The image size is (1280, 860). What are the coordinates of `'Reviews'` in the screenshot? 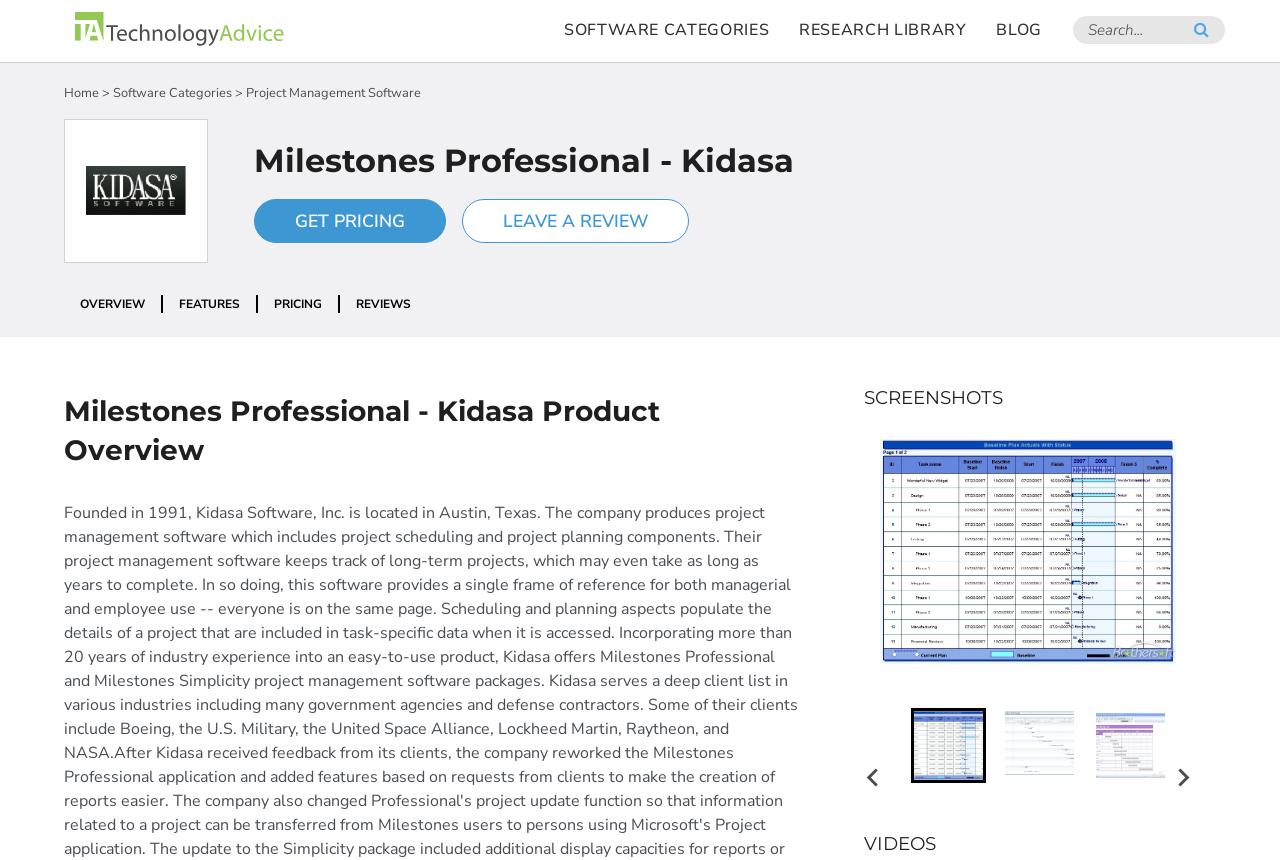 It's located at (355, 303).